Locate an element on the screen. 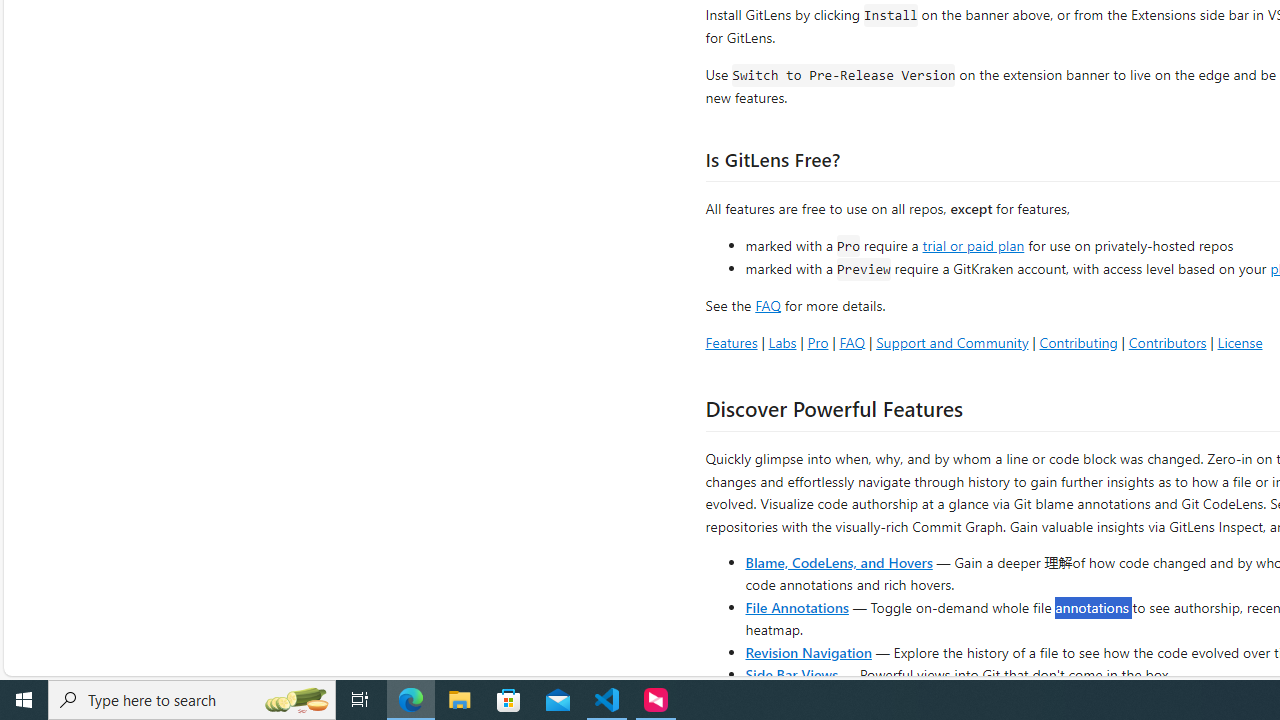  'File Annotations' is located at coordinates (795, 605).